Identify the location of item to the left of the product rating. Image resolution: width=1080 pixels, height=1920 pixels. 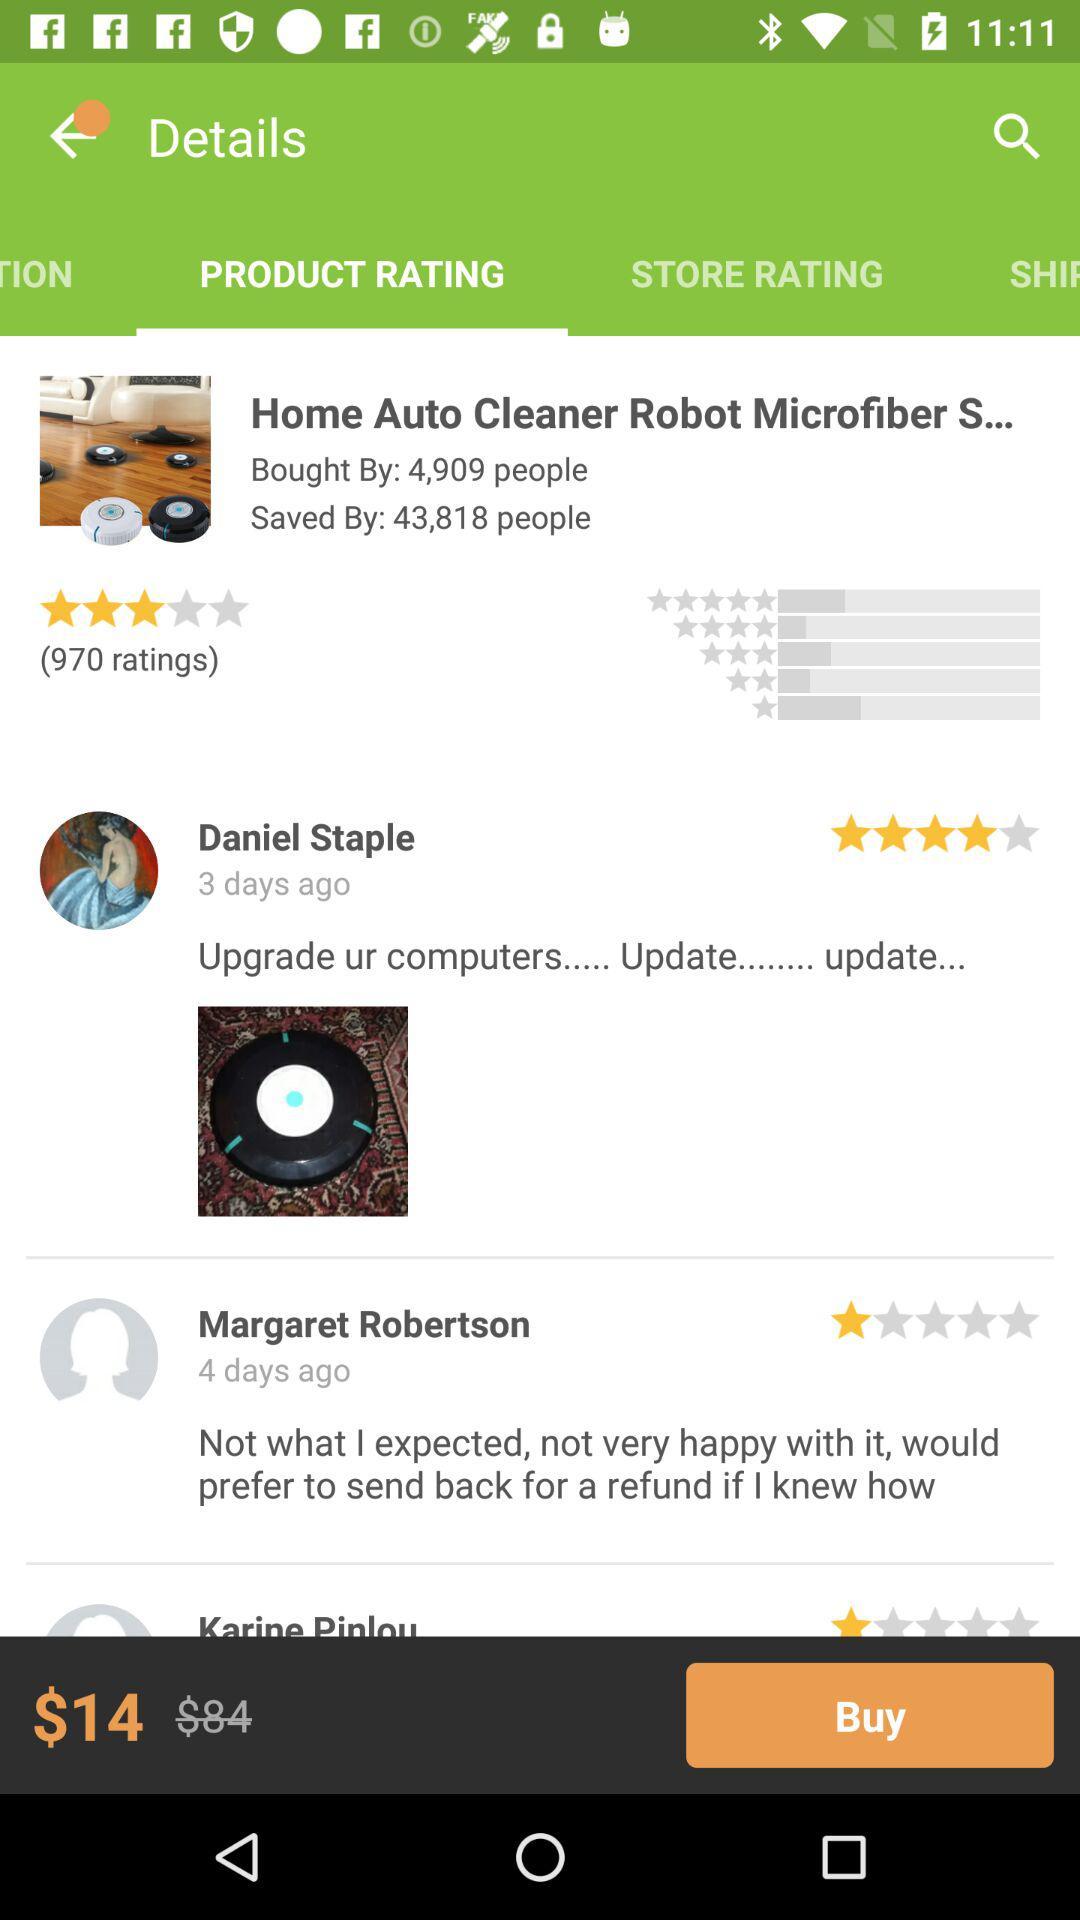
(67, 272).